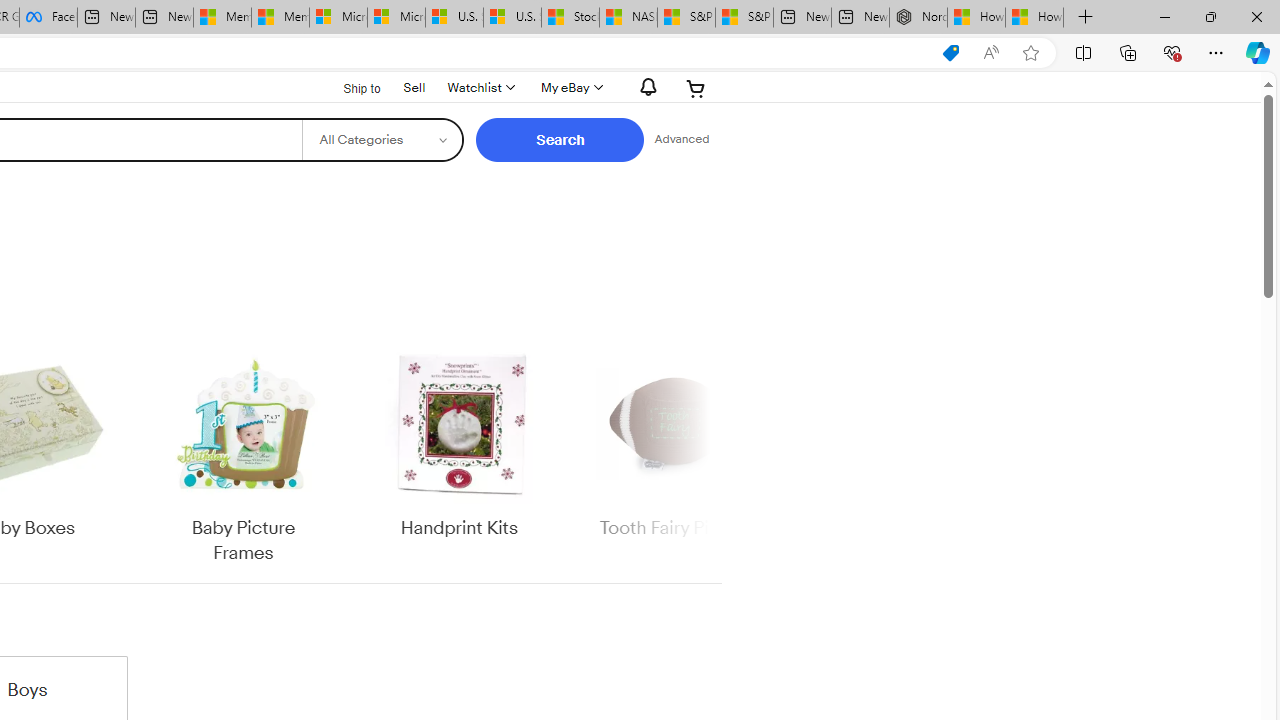  Describe the element at coordinates (413, 86) in the screenshot. I see `'Sell'` at that location.